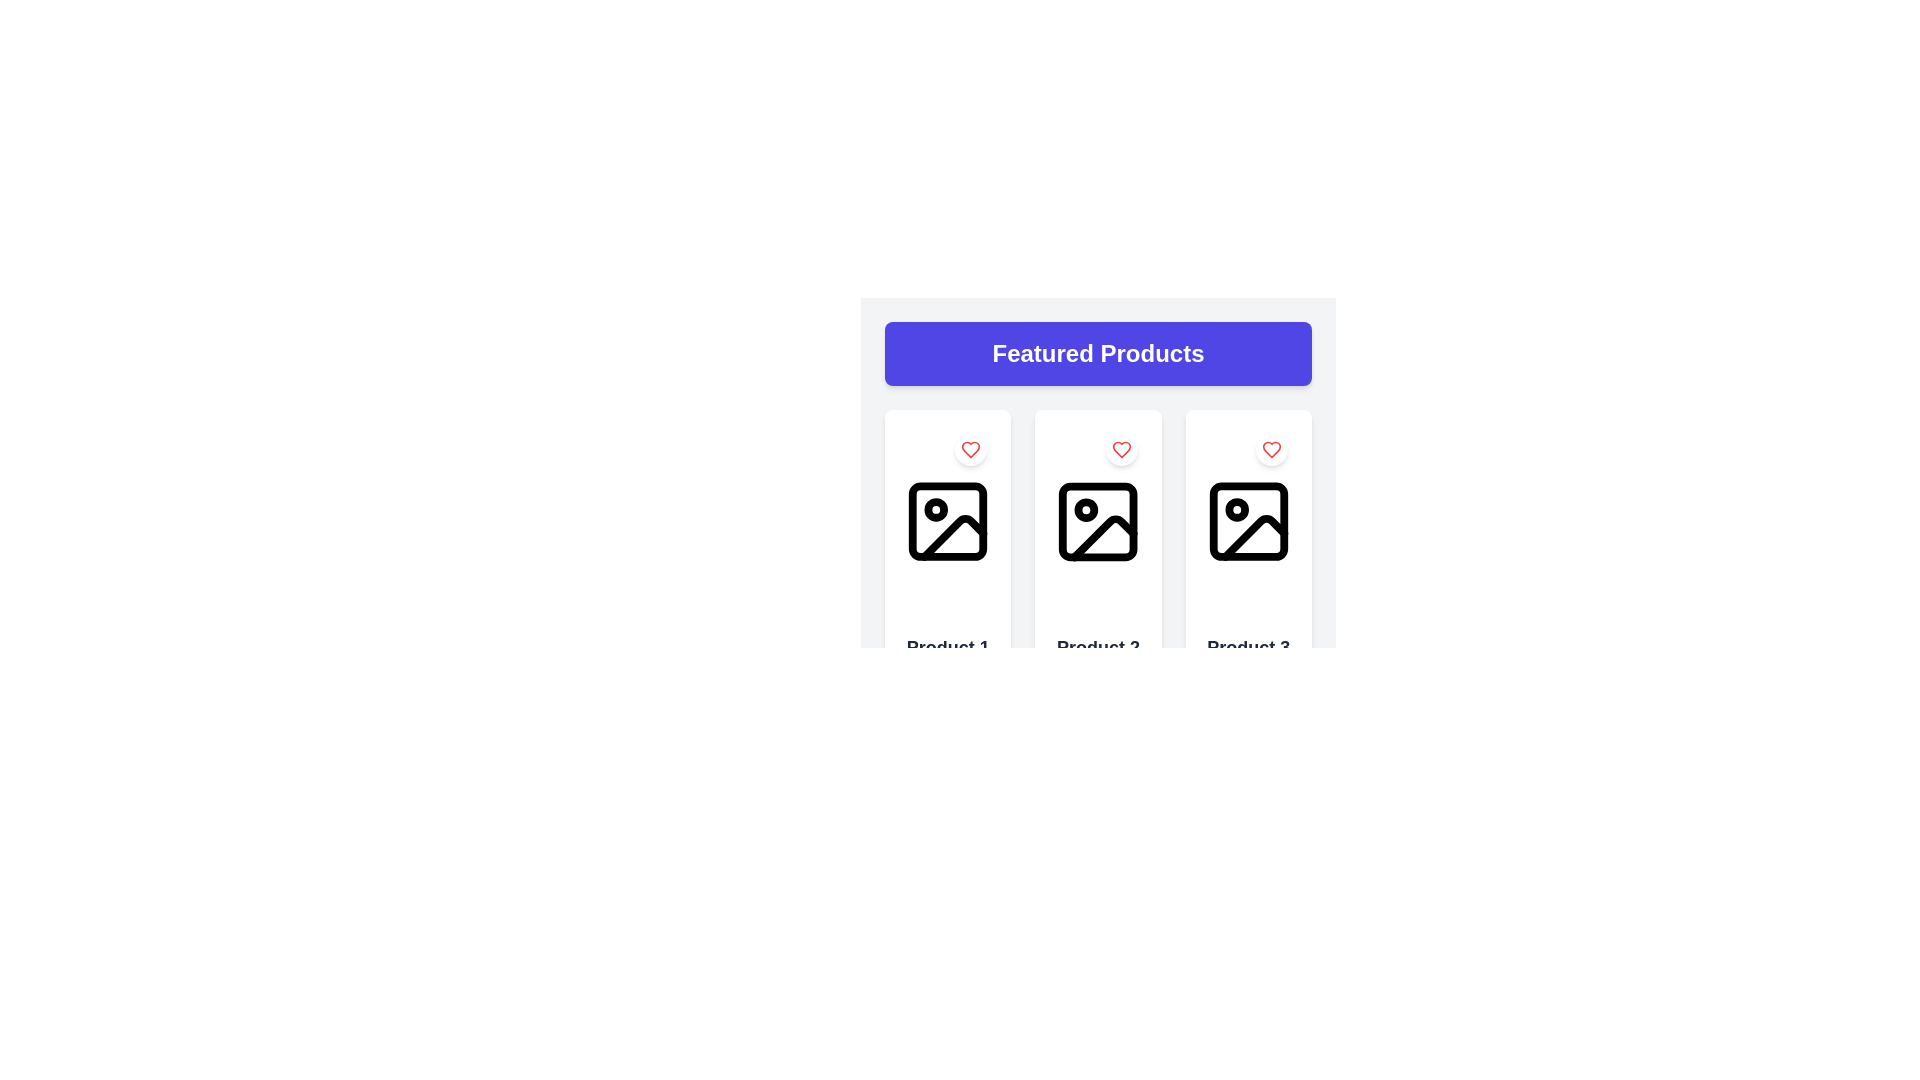  I want to click on the graphical shape within the SVG icon located at the top-left region of the first product card under the 'Featured Products' header, so click(947, 520).